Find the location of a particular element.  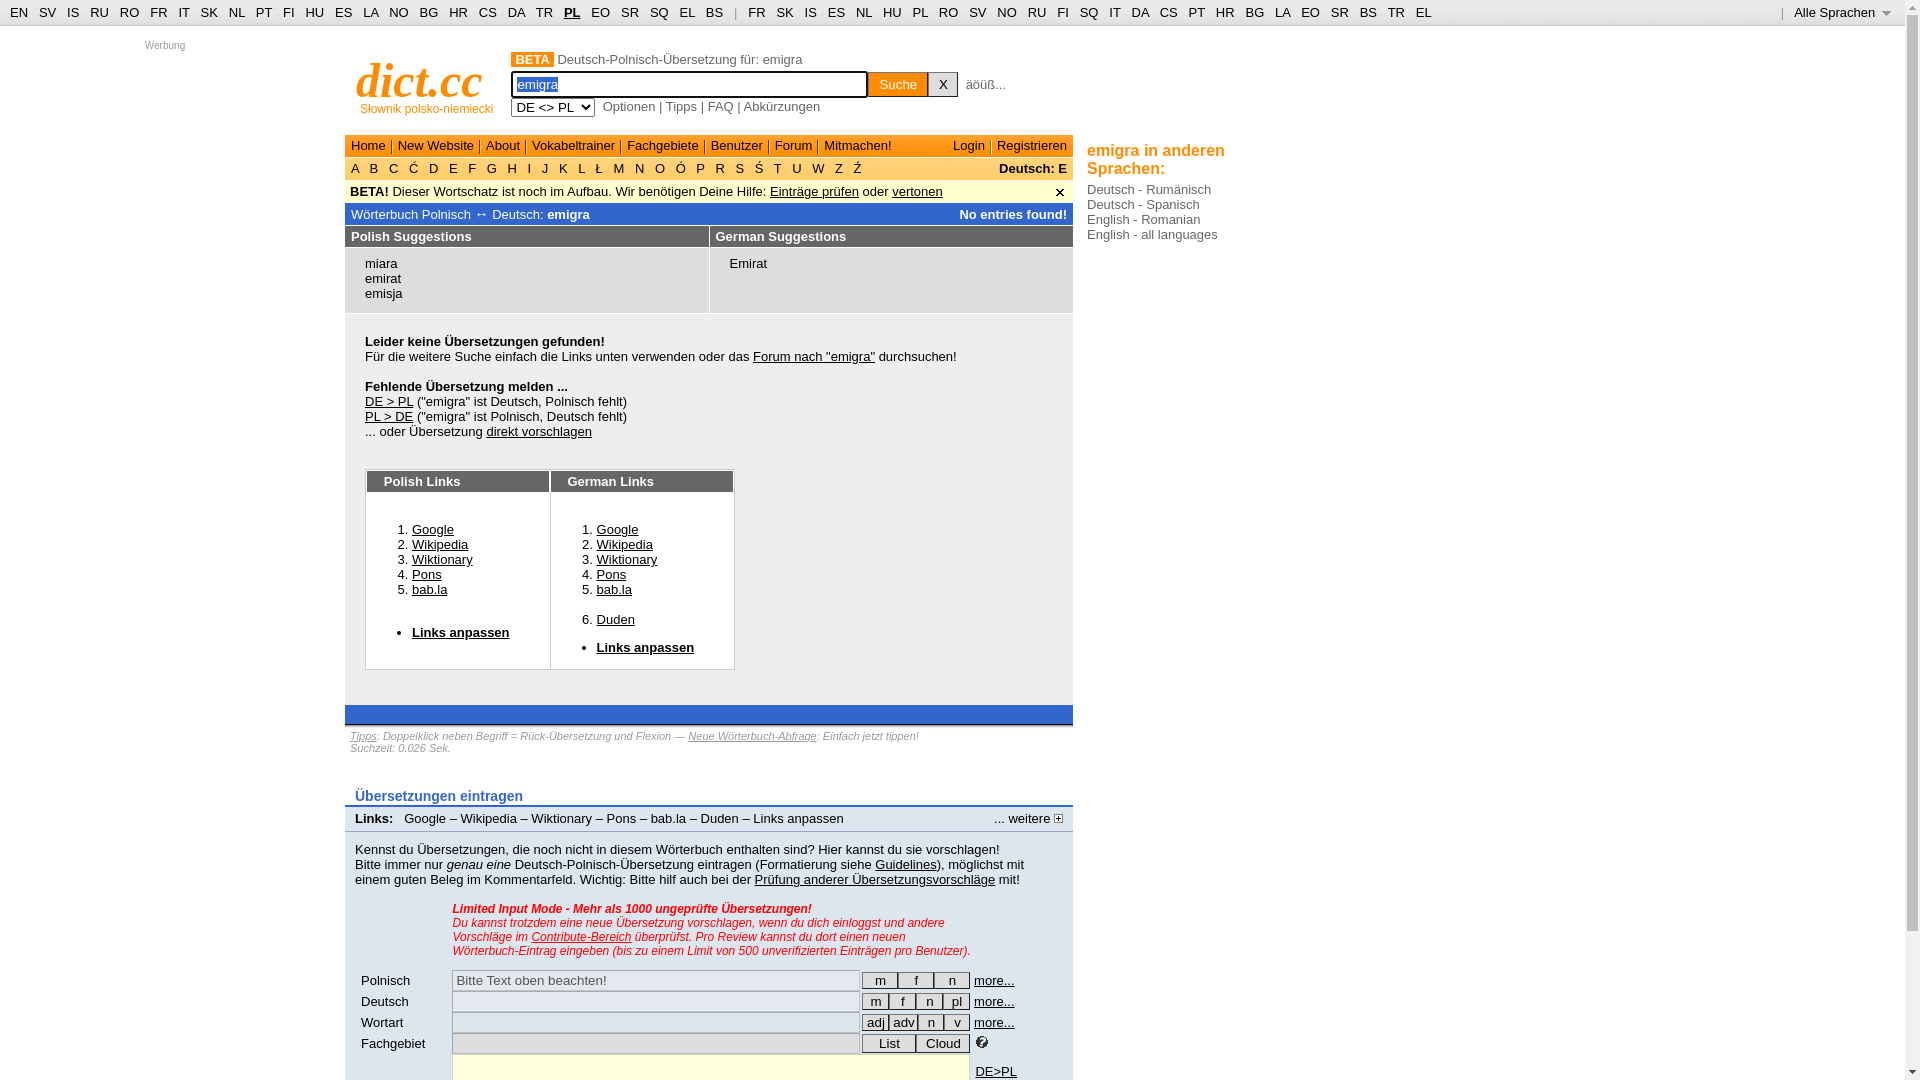

'C' is located at coordinates (393, 167).